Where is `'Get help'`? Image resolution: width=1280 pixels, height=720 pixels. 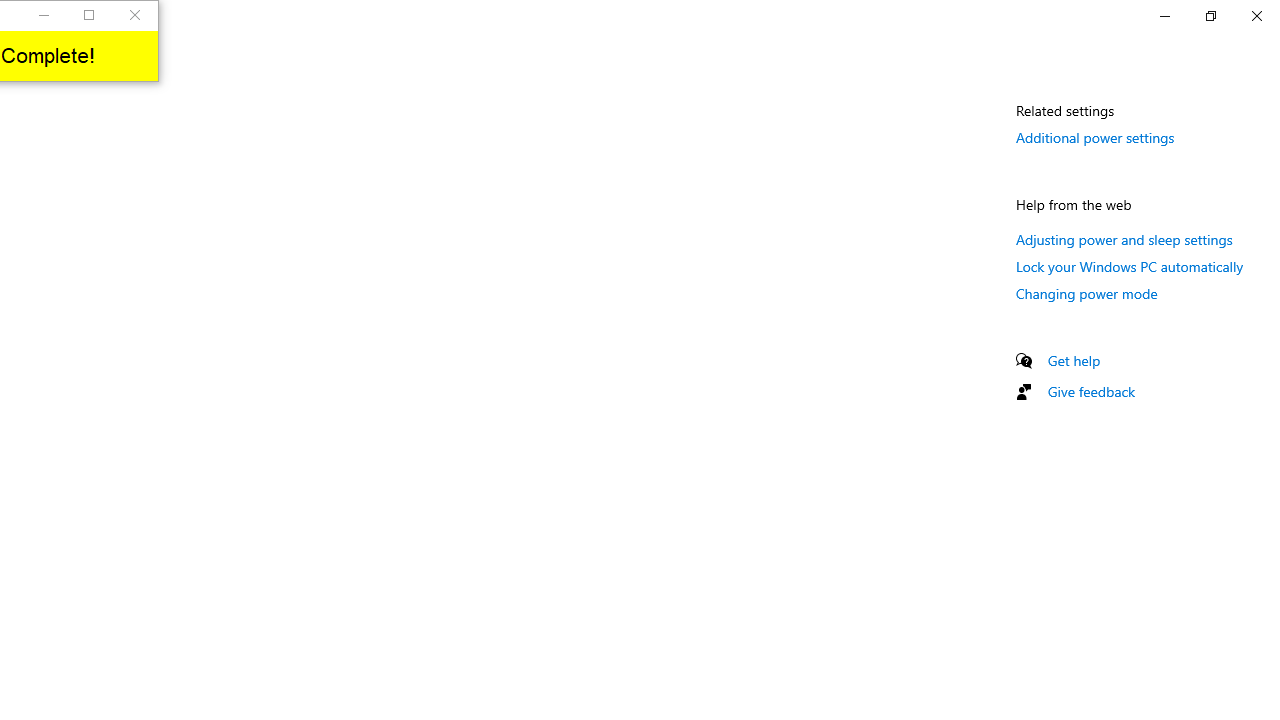
'Get help' is located at coordinates (1073, 360).